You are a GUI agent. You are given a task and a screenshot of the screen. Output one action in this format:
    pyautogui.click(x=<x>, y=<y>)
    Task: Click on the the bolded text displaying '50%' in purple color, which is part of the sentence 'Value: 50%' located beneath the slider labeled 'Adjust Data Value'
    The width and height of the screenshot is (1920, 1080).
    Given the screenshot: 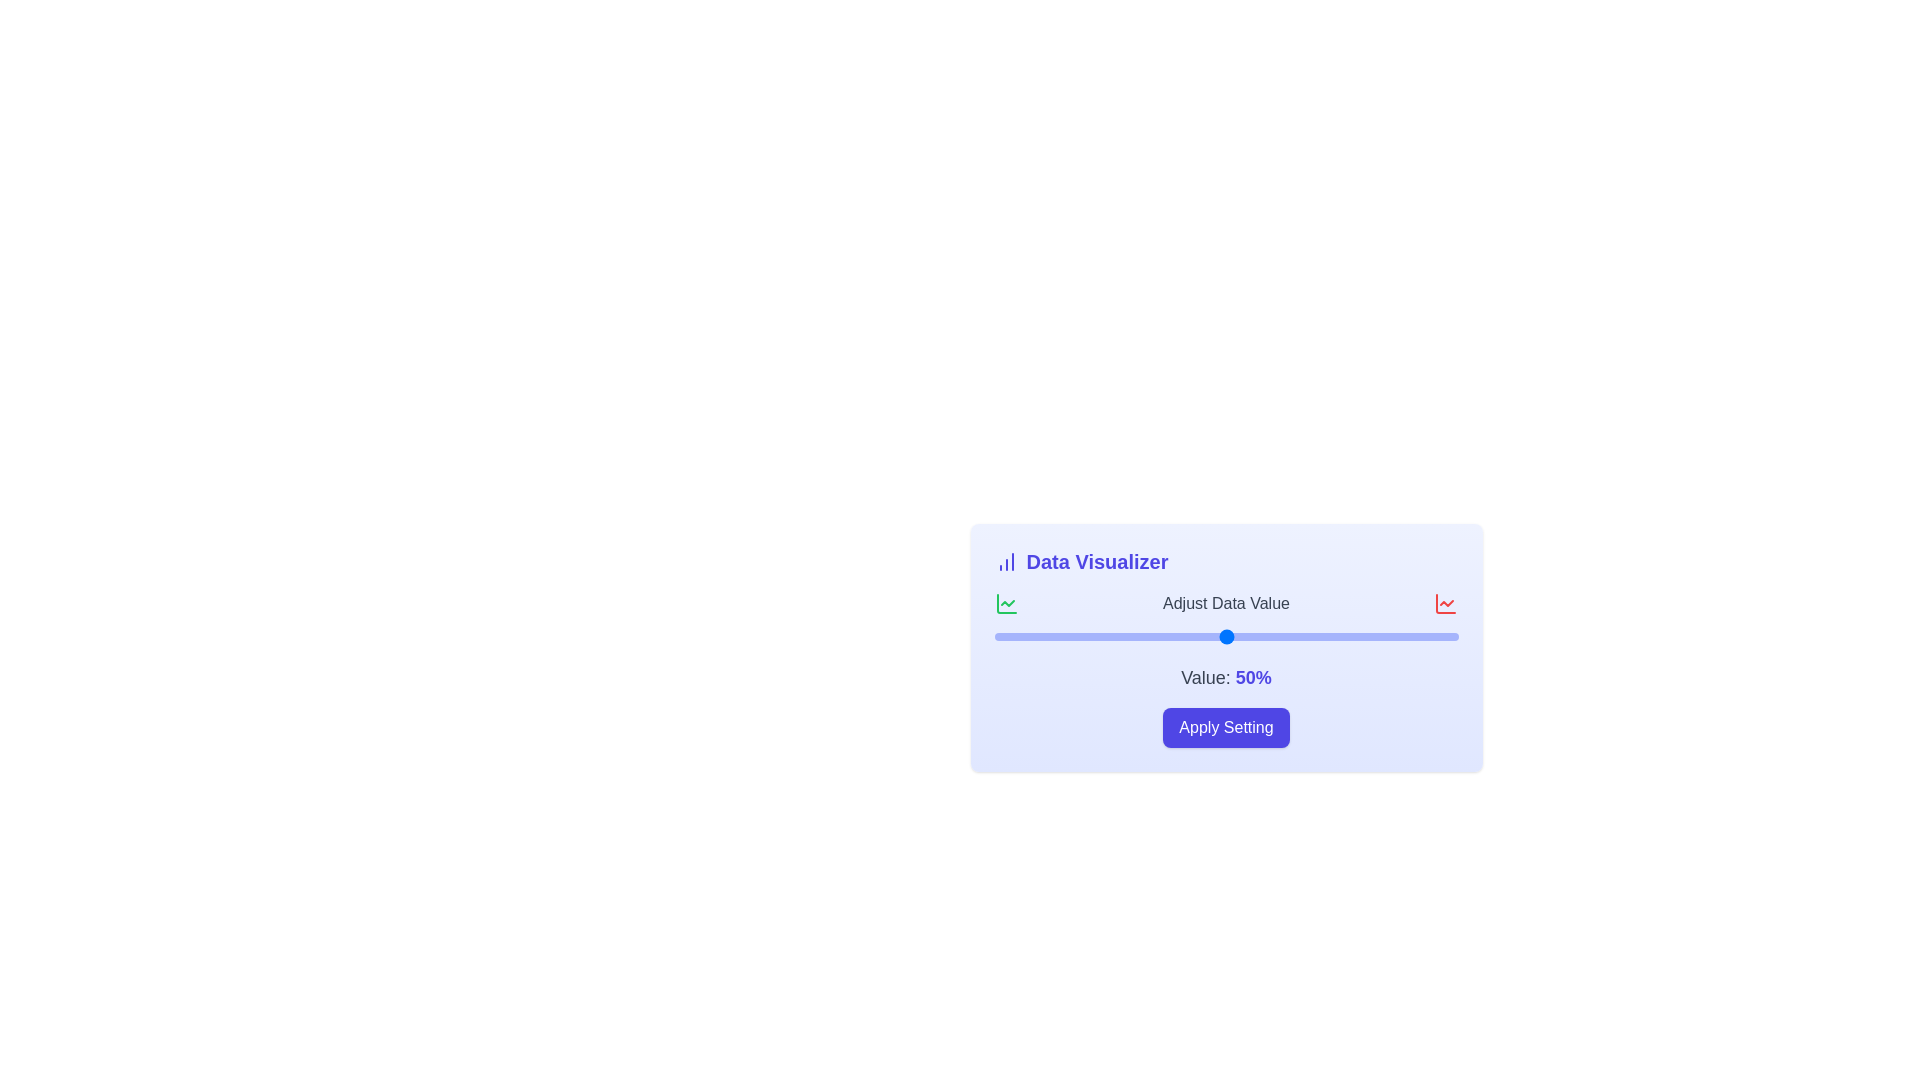 What is the action you would take?
    pyautogui.click(x=1252, y=677)
    